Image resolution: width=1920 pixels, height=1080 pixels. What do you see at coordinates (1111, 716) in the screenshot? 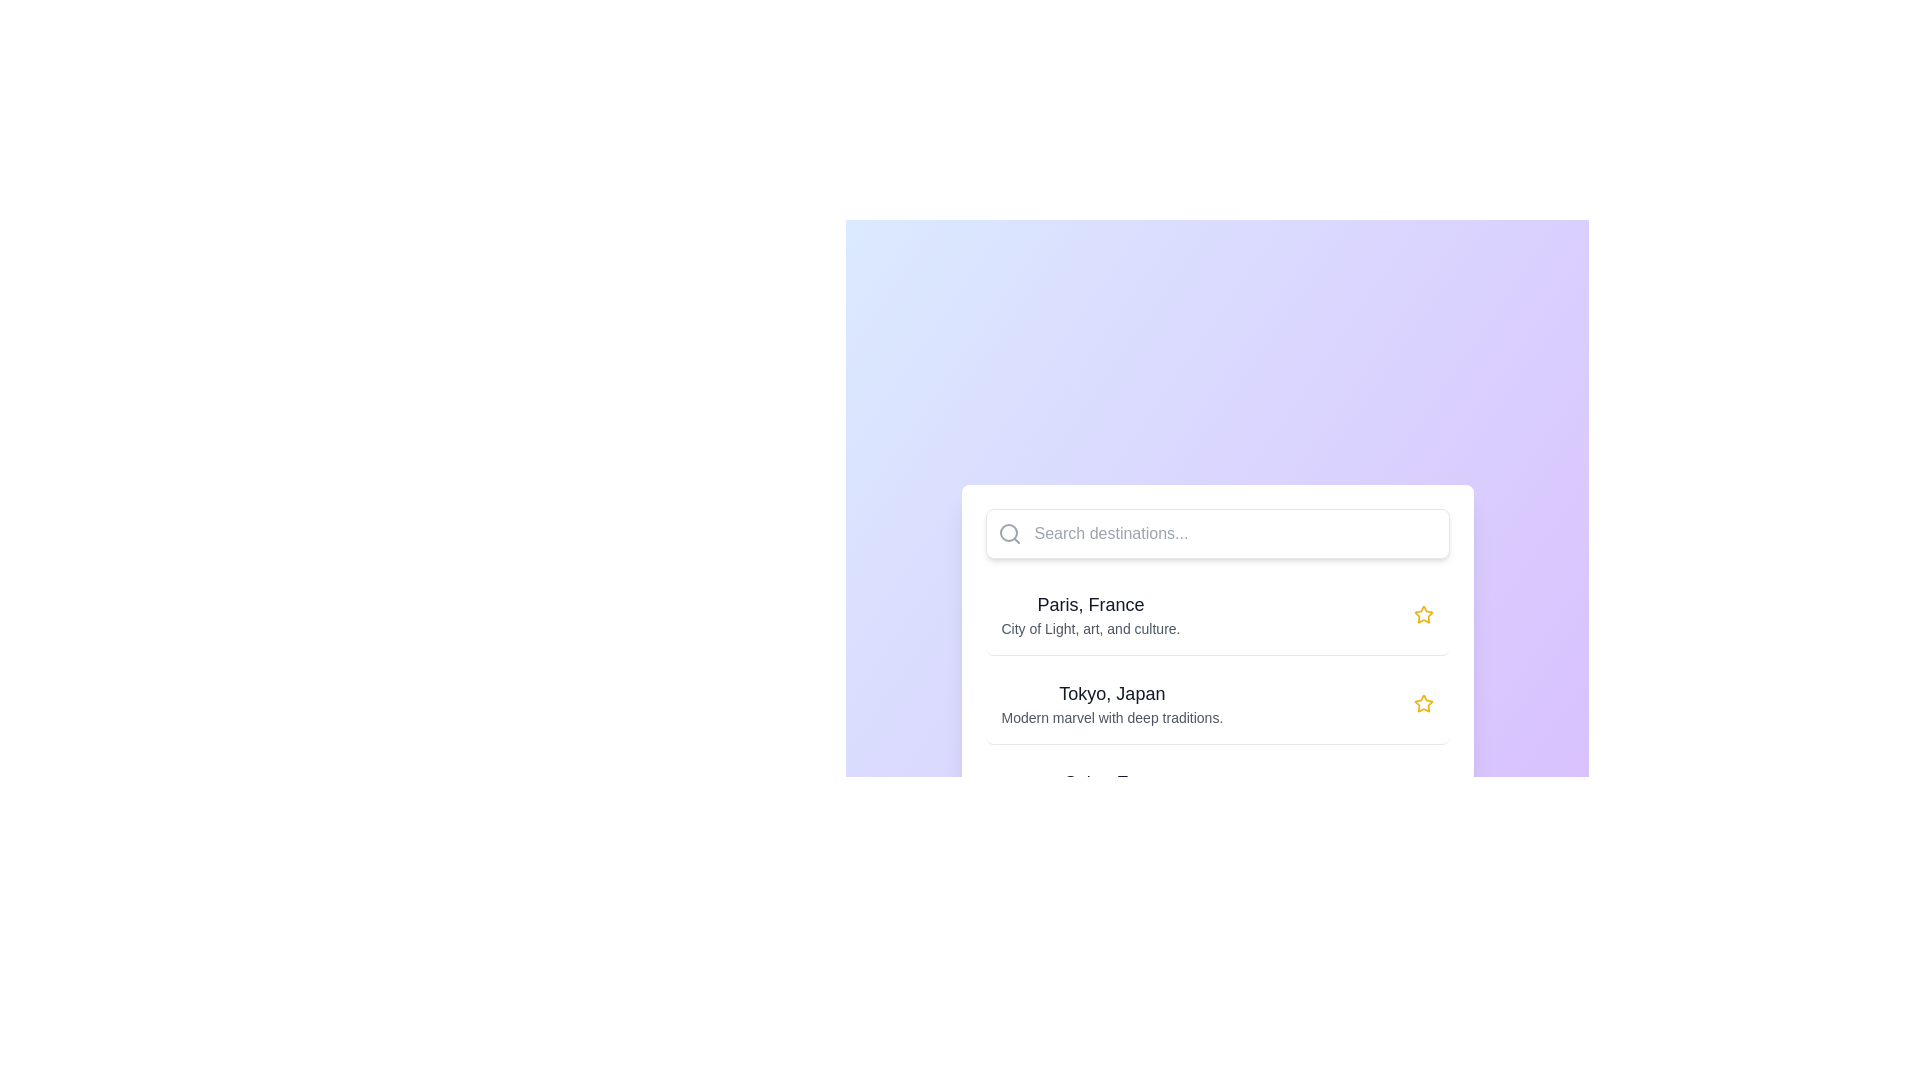
I see `the text label providing additional descriptive information about 'Tokyo, Japan', which is positioned directly beneath the title in a structured list entry` at bounding box center [1111, 716].